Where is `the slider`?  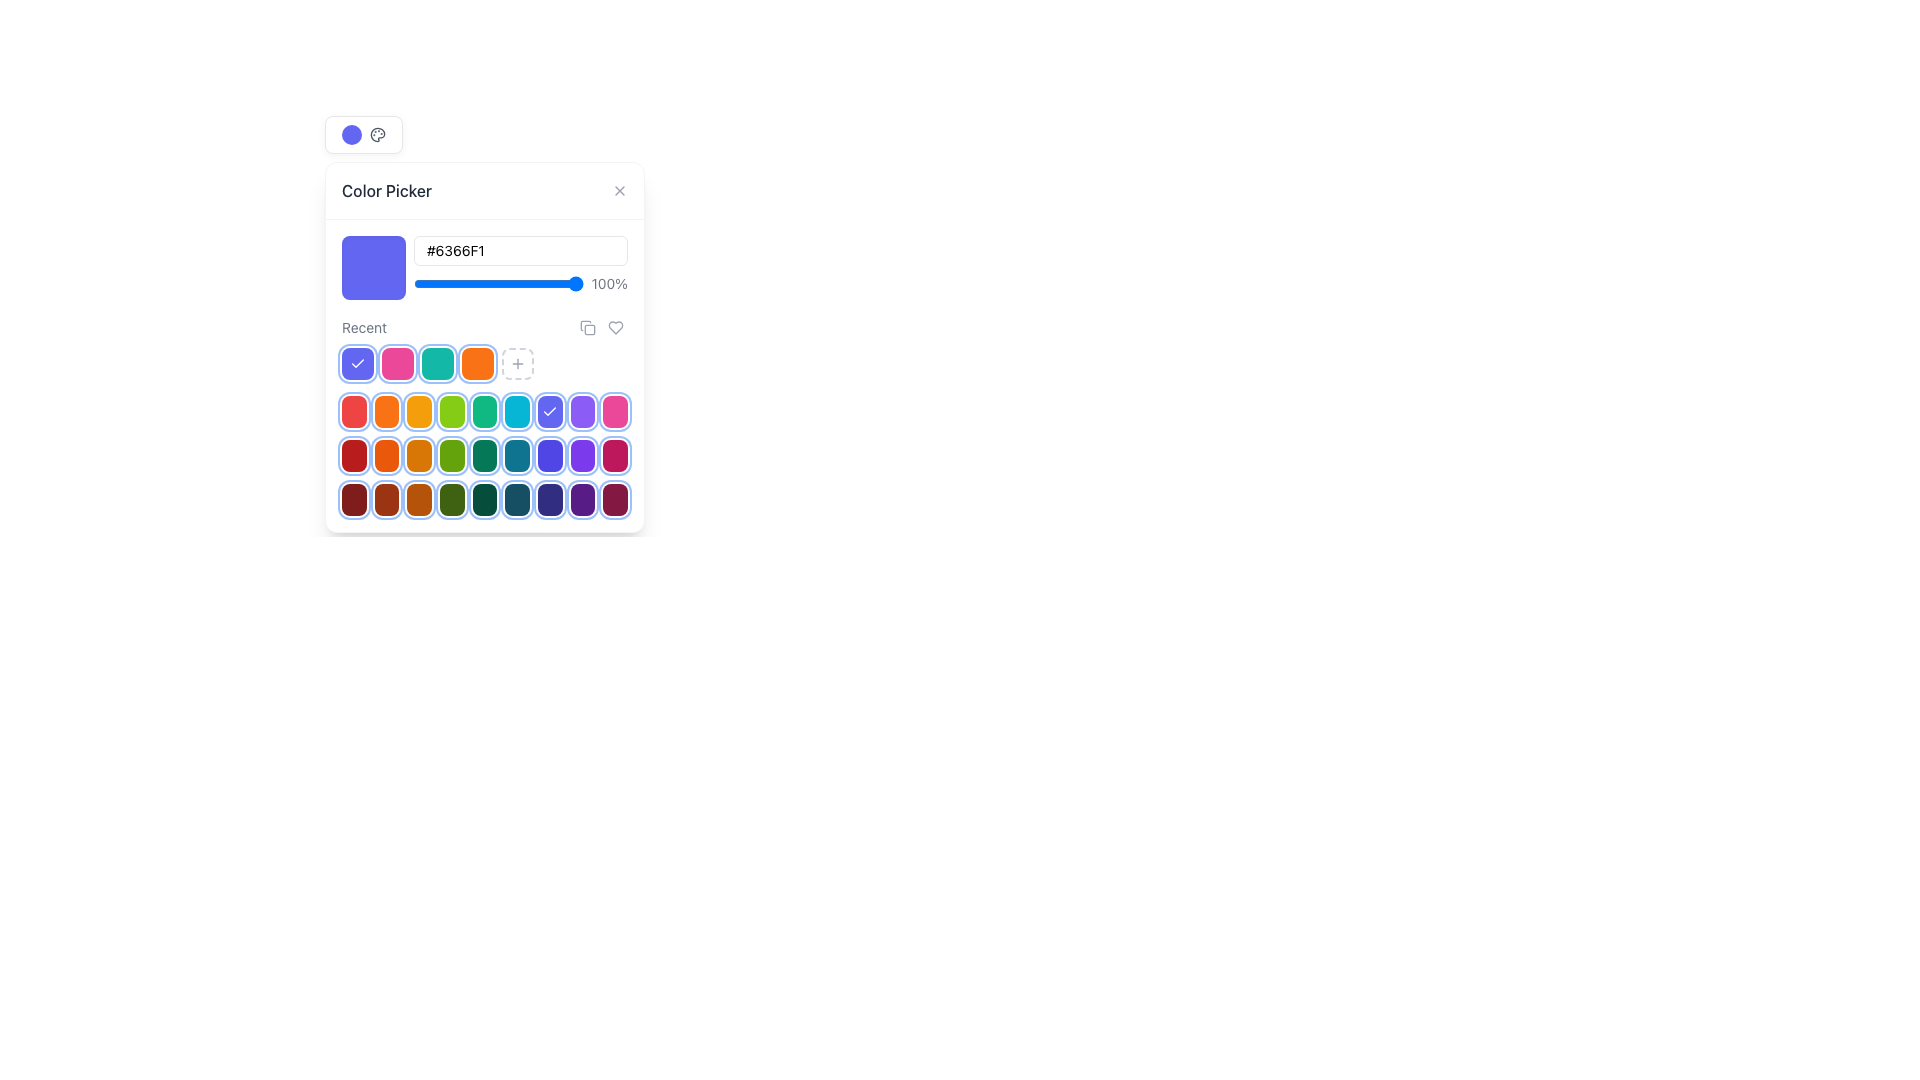
the slider is located at coordinates (574, 284).